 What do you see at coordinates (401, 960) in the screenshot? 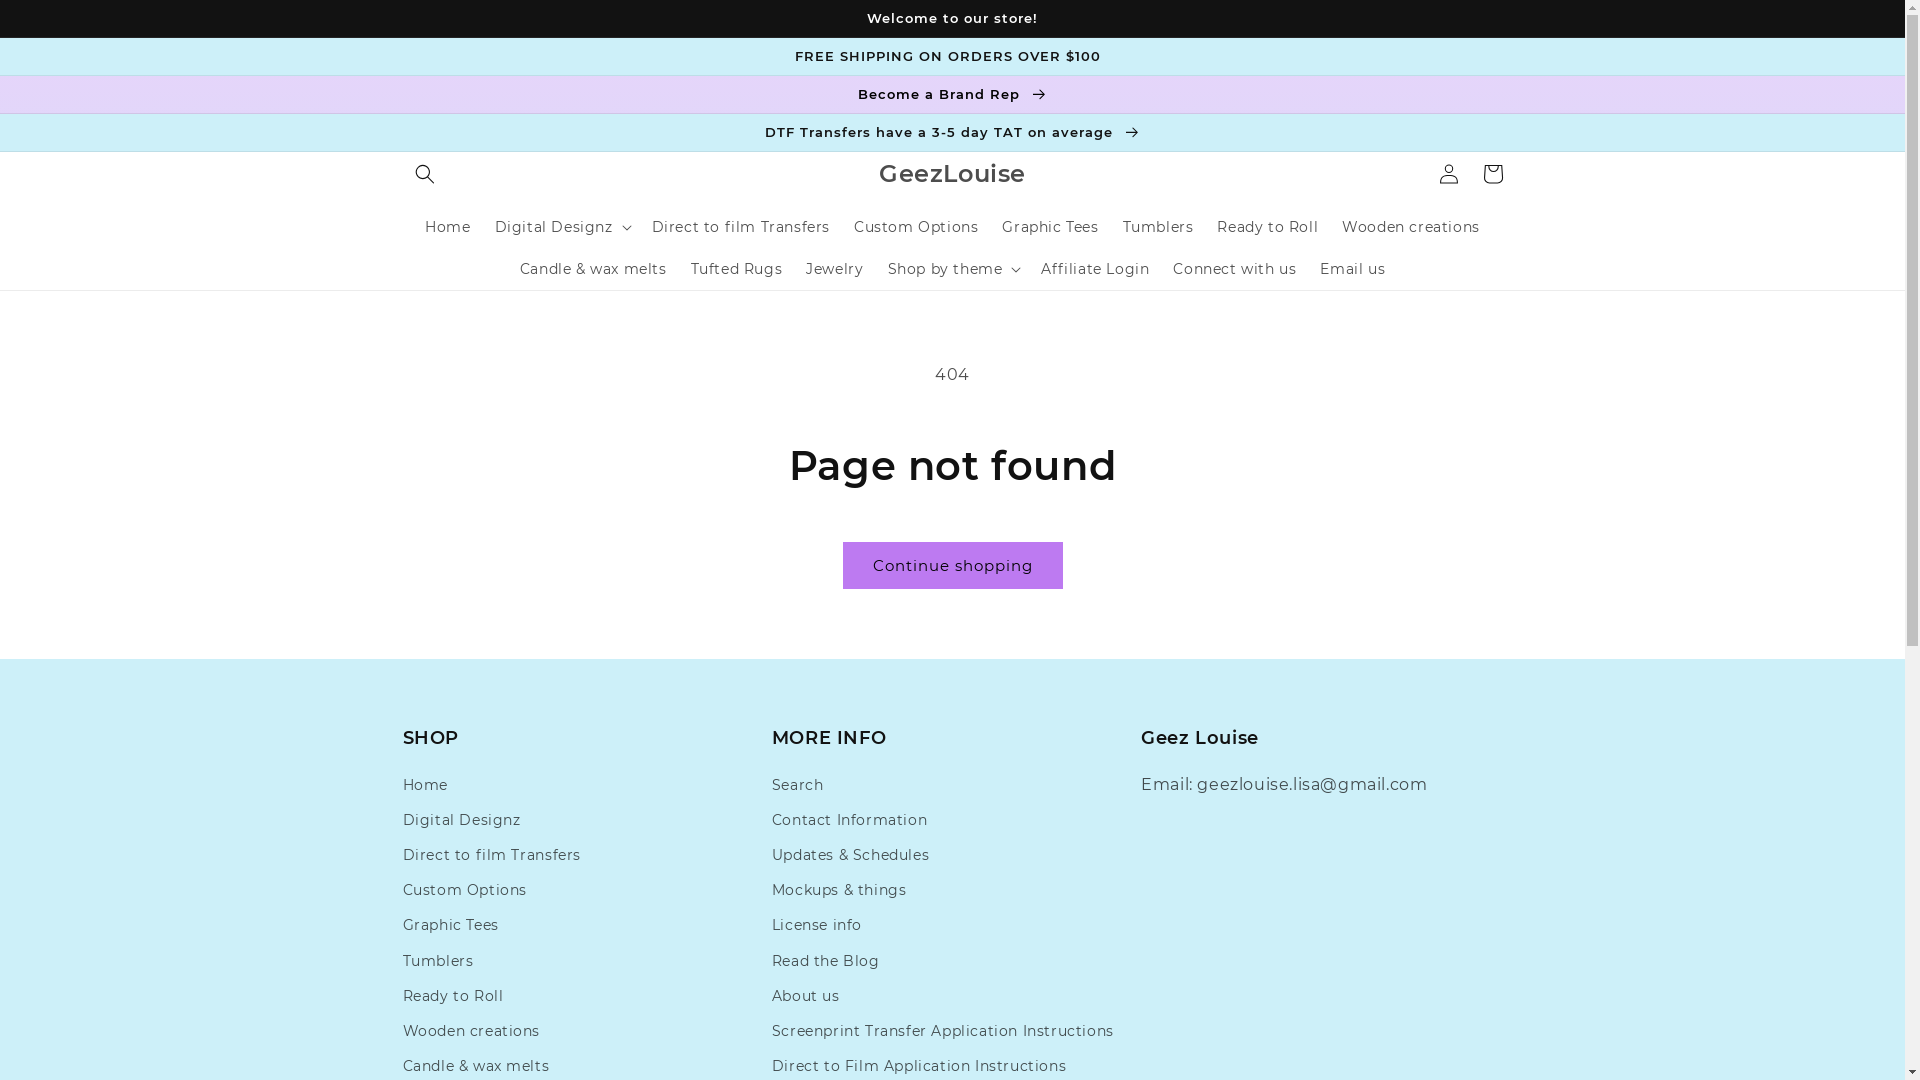
I see `'Tumblers'` at bounding box center [401, 960].